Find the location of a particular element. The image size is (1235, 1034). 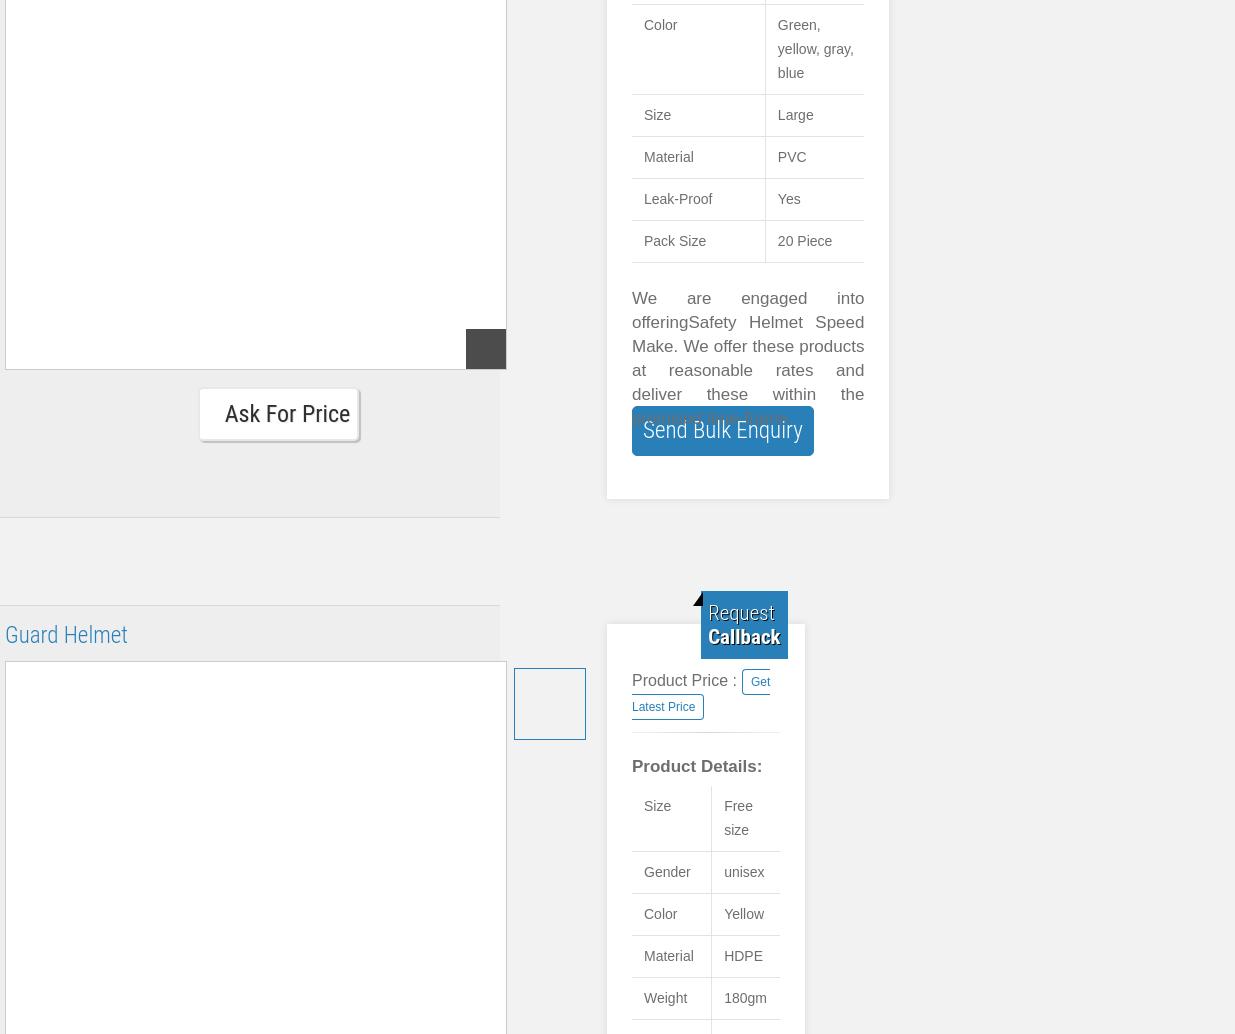

'Product Price :' is located at coordinates (683, 680).